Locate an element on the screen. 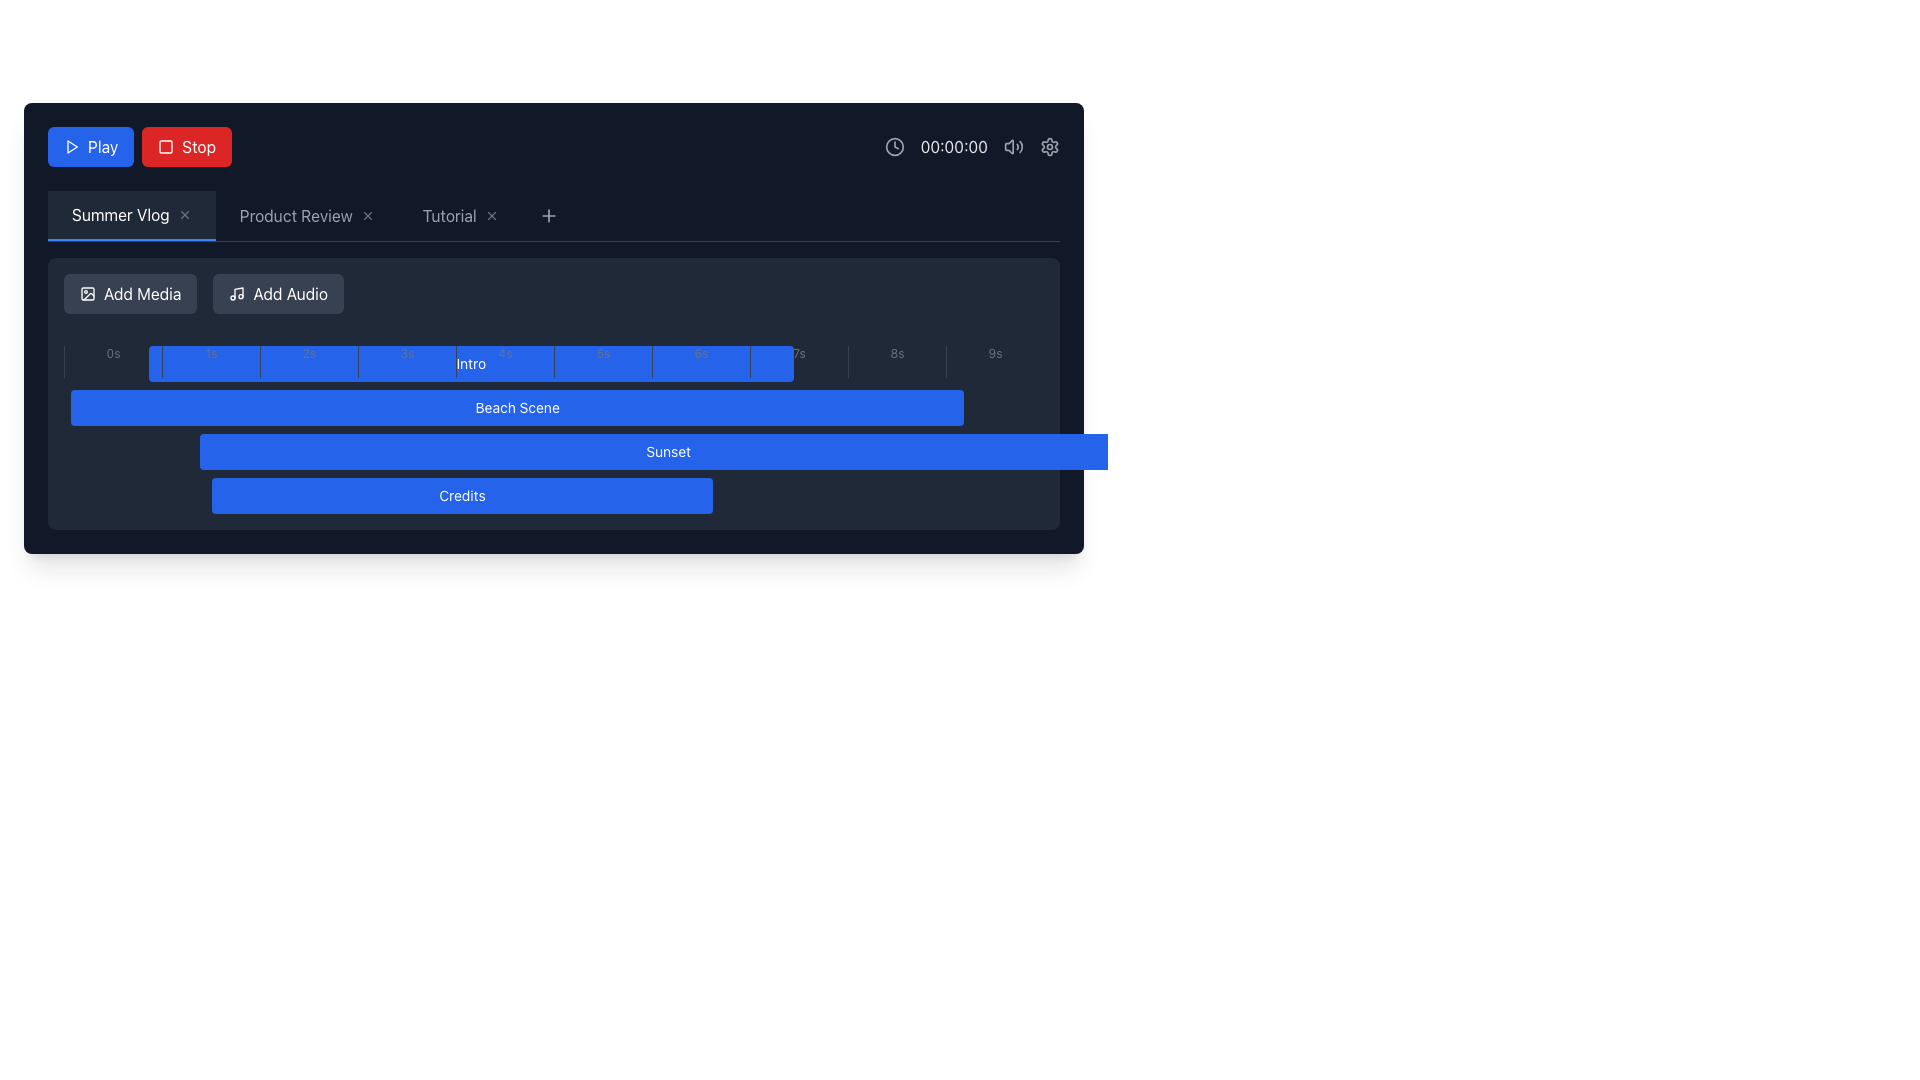  the blue 'Play' button in the grouped button control is located at coordinates (138, 145).